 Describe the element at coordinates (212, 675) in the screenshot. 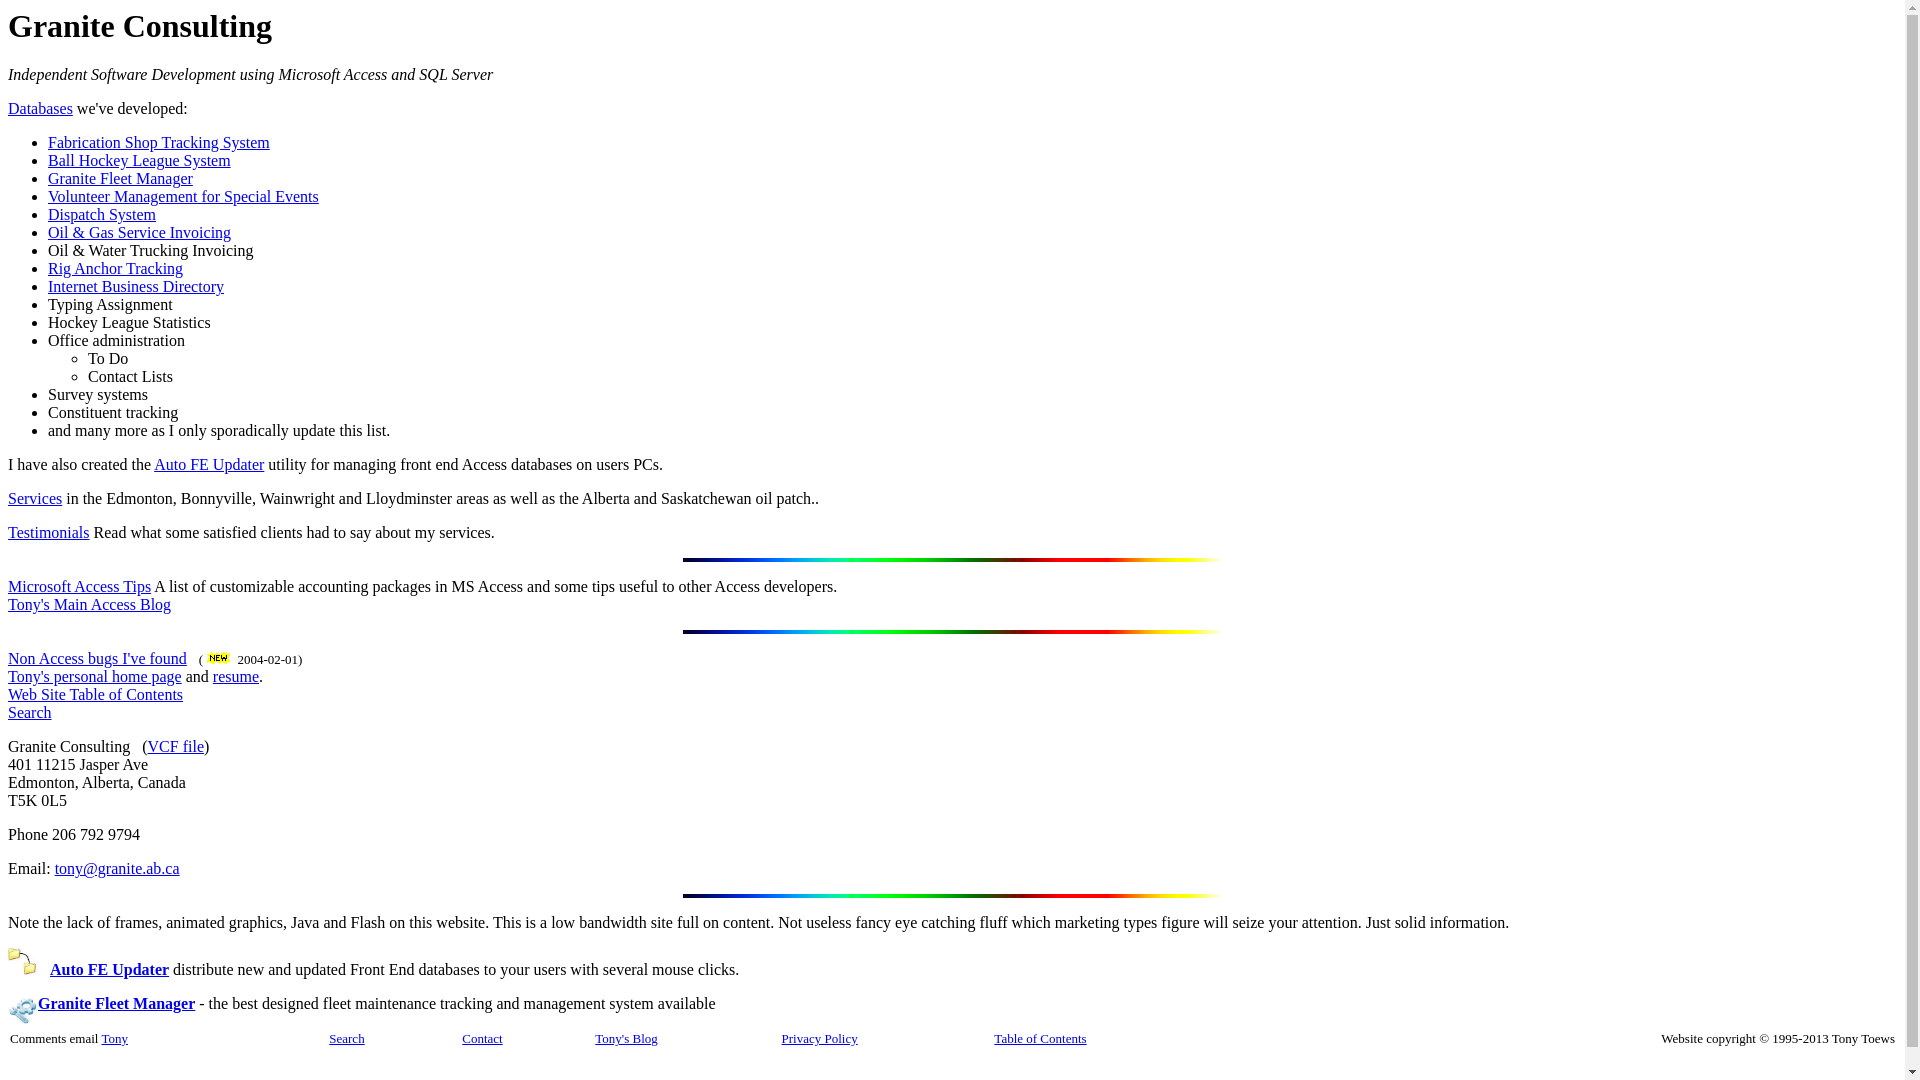

I see `'resume'` at that location.